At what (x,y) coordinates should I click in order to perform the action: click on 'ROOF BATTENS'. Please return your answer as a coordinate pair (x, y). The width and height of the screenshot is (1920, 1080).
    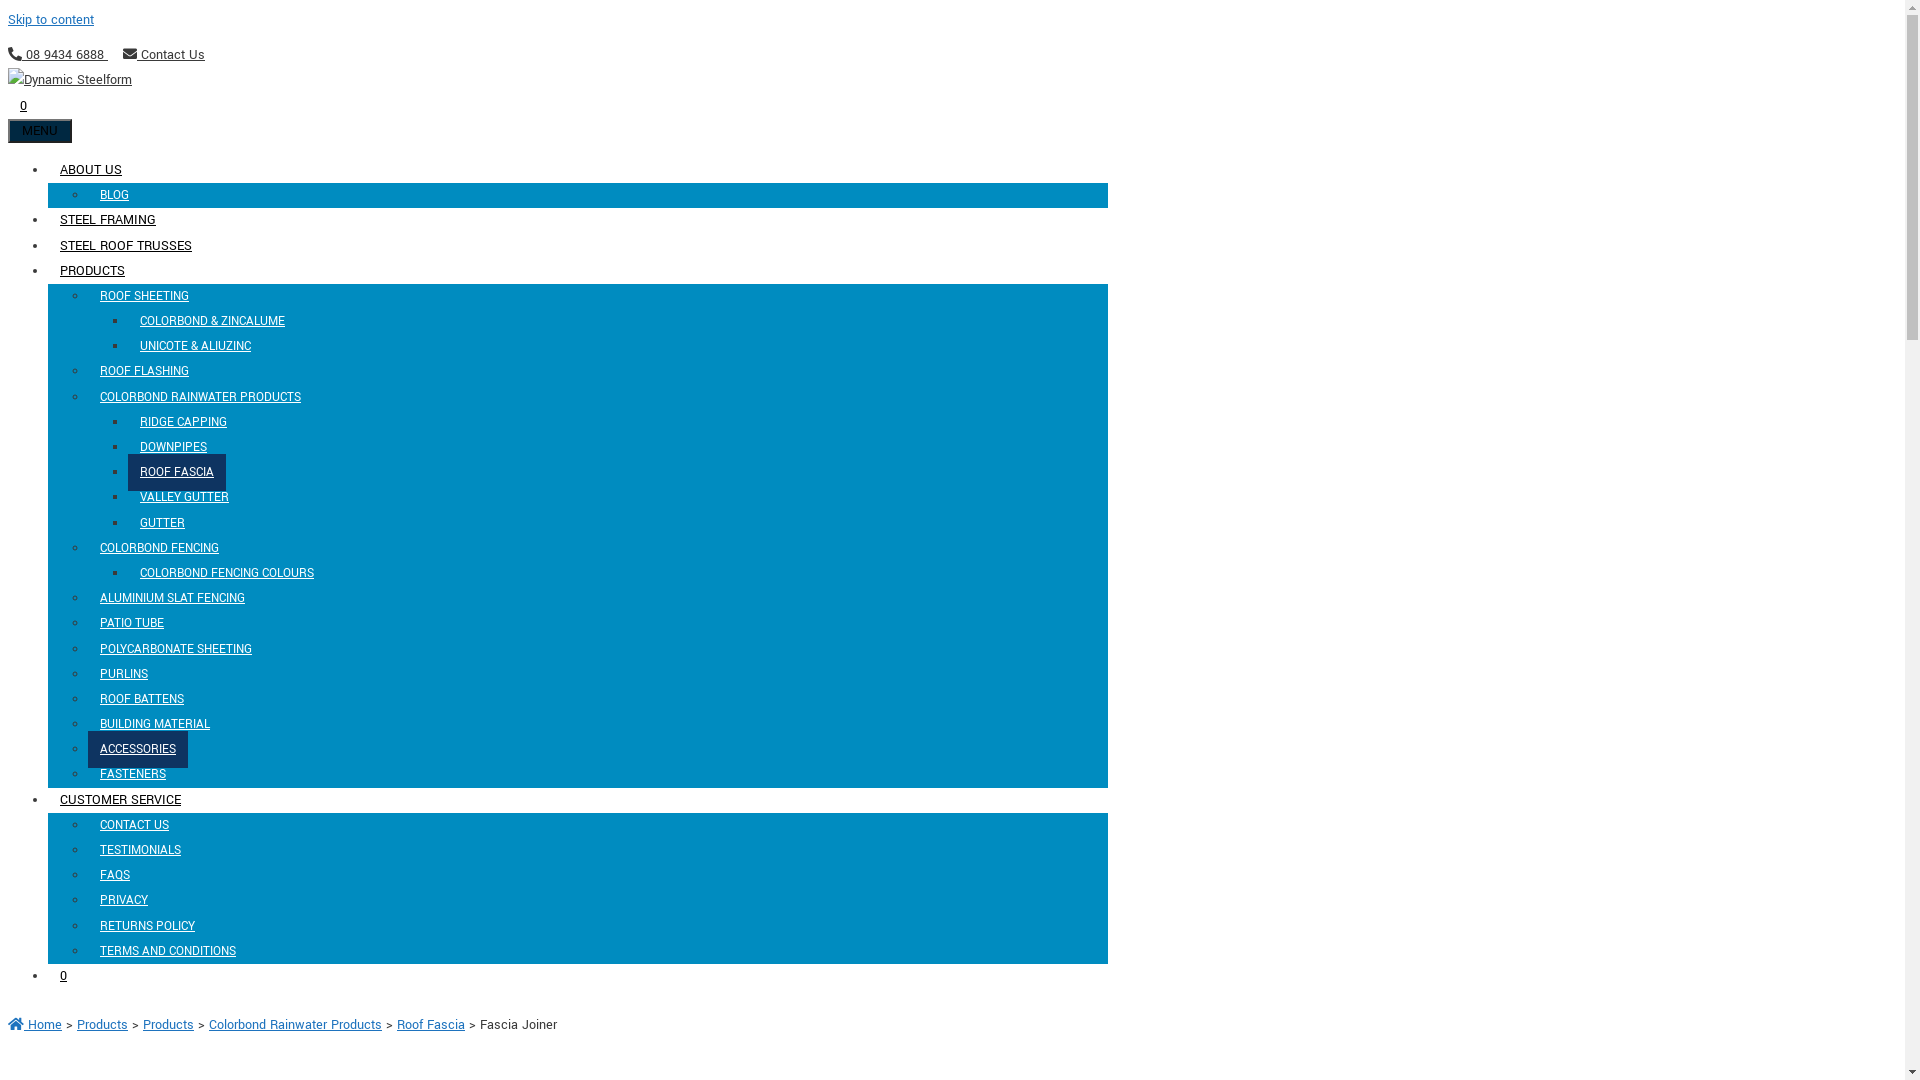
    Looking at the image, I should click on (141, 698).